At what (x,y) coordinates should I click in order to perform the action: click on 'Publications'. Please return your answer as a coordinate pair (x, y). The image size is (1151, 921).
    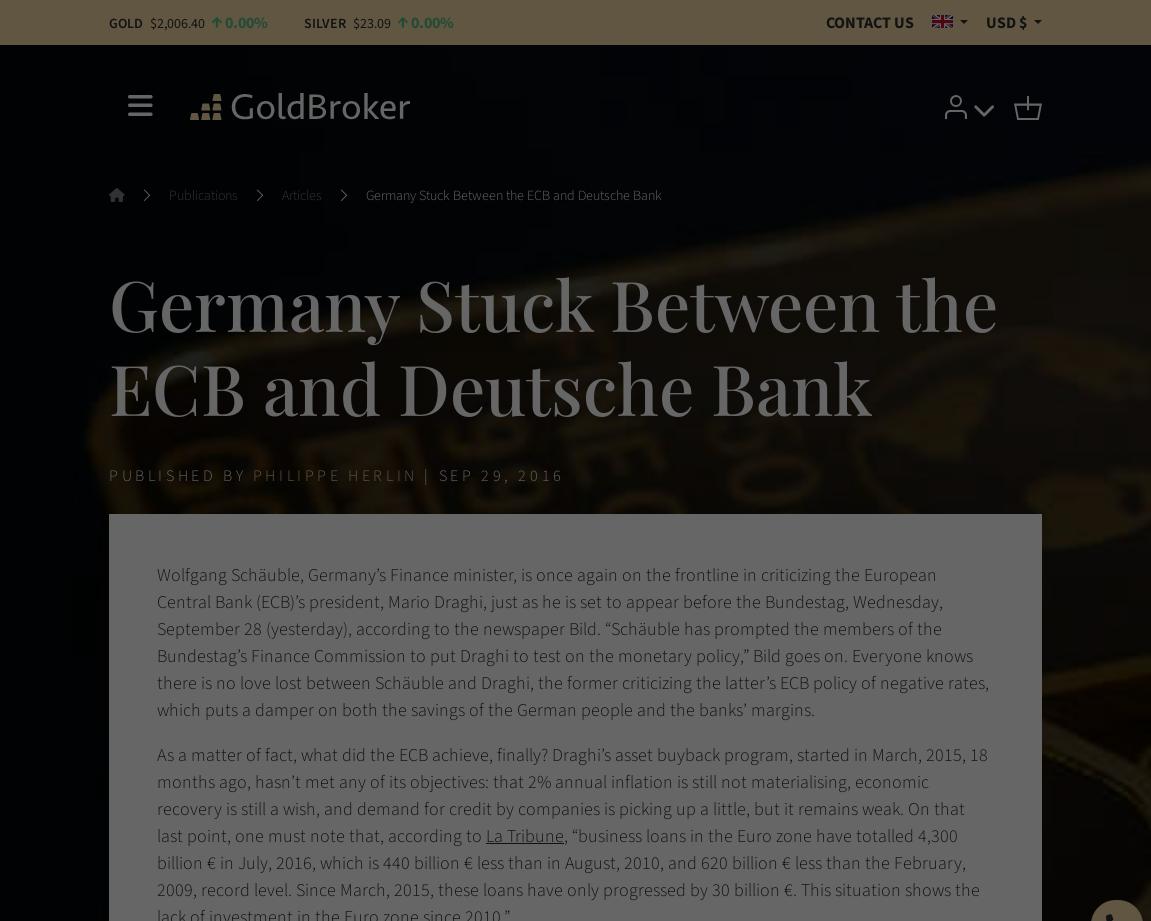
    Looking at the image, I should click on (167, 194).